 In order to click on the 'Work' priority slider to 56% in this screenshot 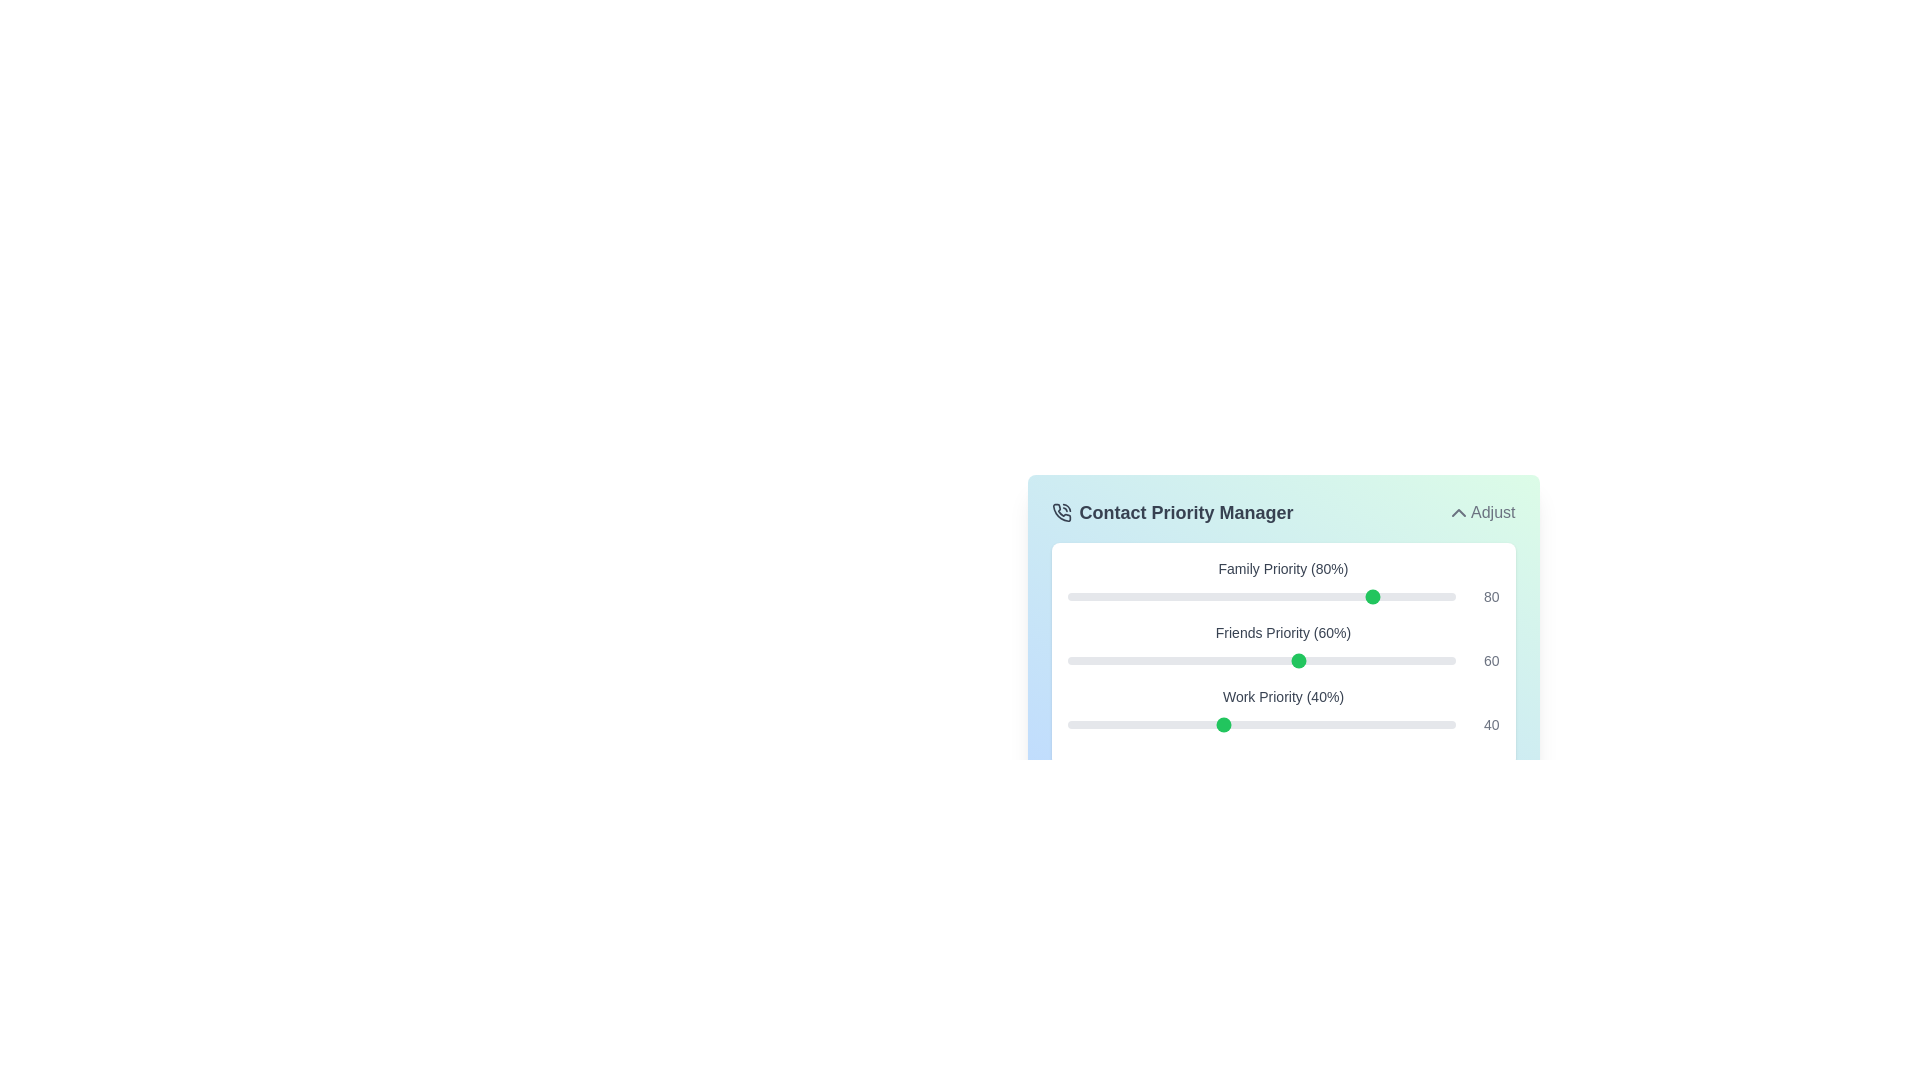, I will do `click(1284, 725)`.